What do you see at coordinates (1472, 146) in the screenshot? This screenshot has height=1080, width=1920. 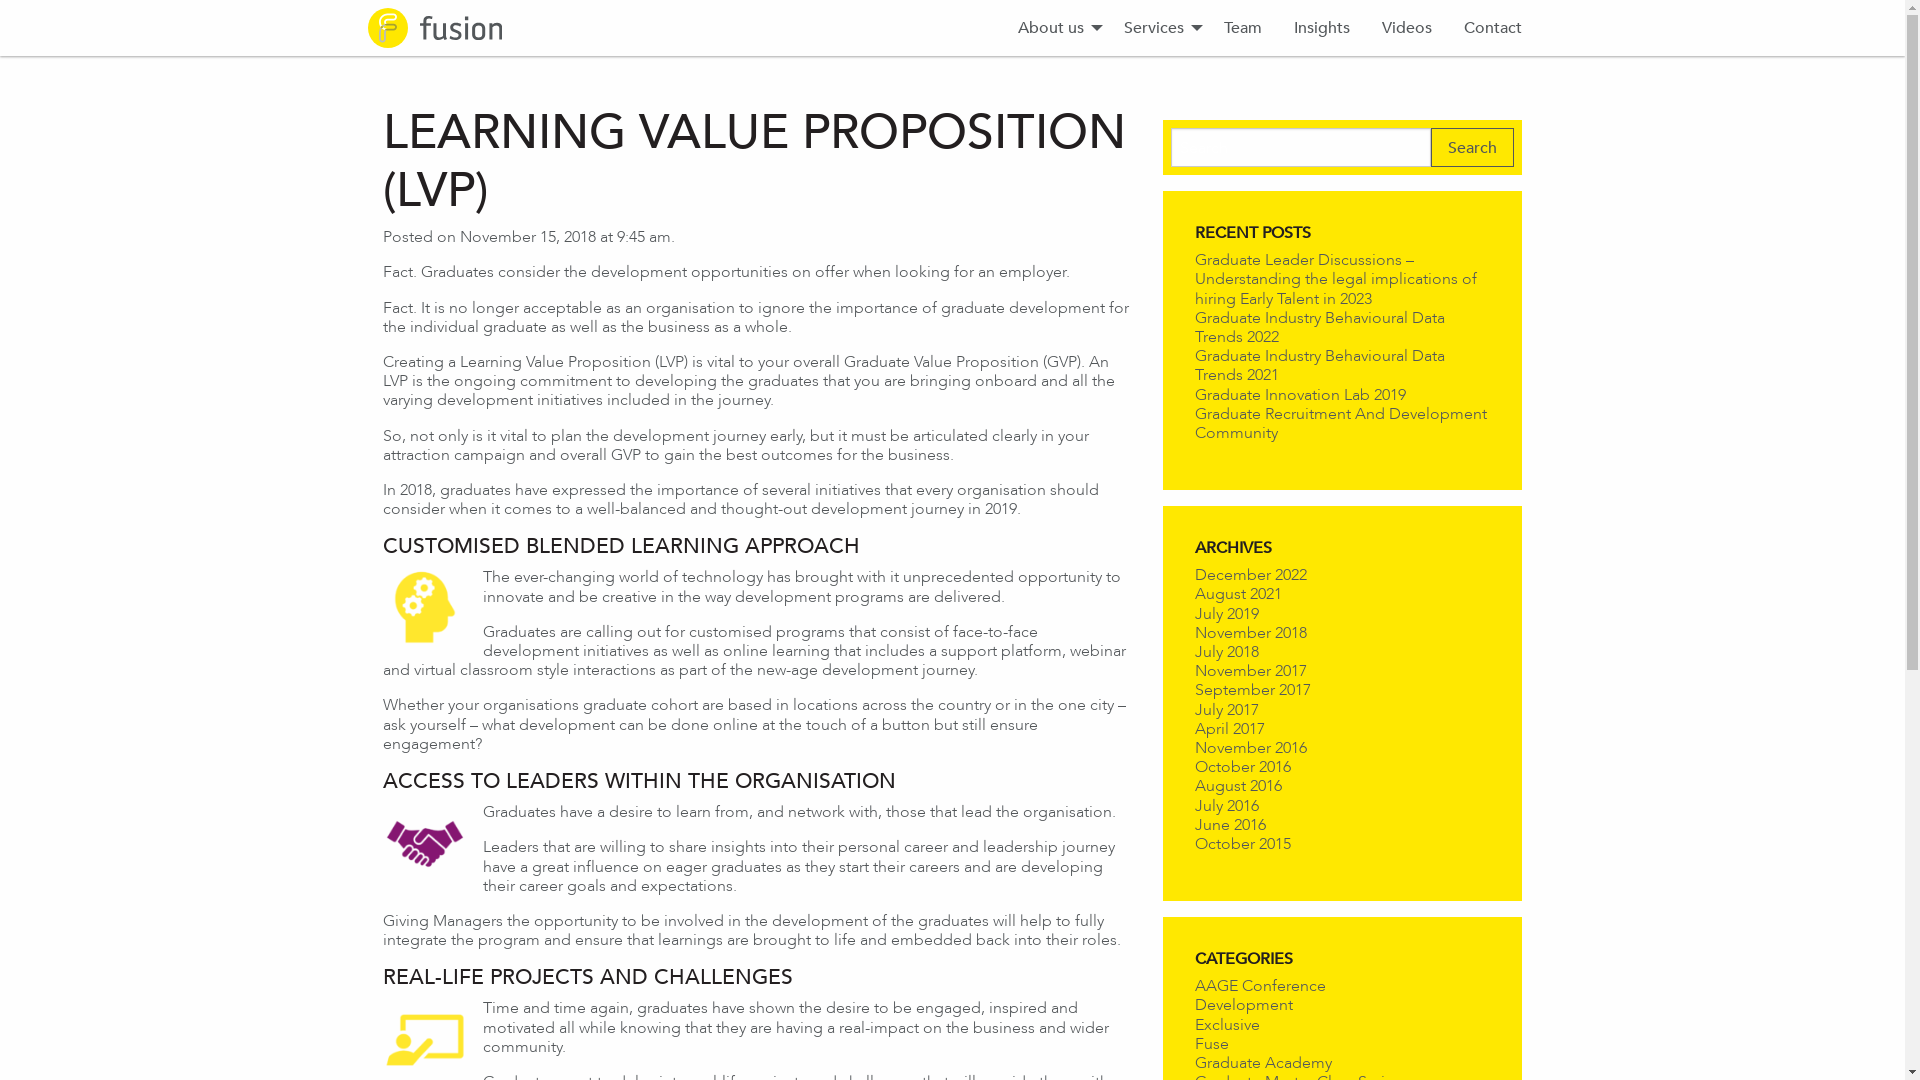 I see `'Search'` at bounding box center [1472, 146].